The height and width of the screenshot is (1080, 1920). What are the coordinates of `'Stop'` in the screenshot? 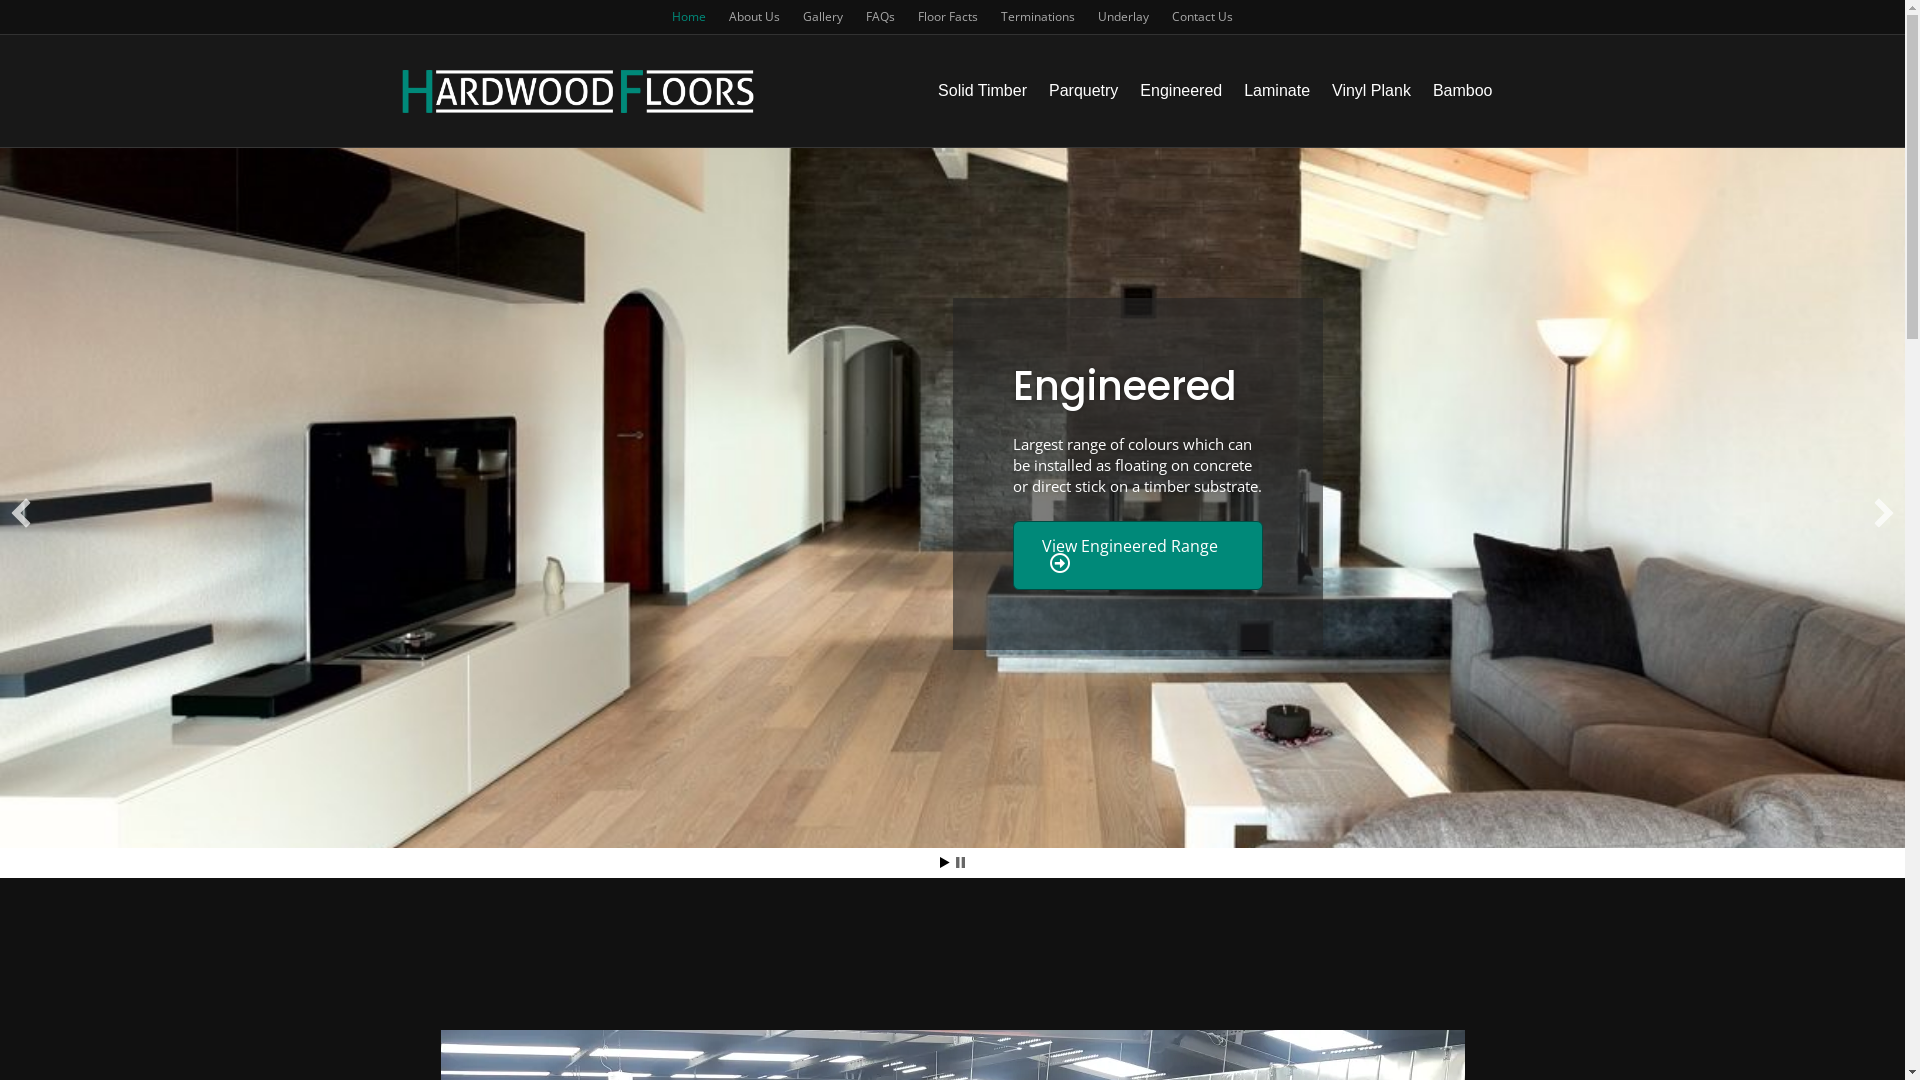 It's located at (960, 861).